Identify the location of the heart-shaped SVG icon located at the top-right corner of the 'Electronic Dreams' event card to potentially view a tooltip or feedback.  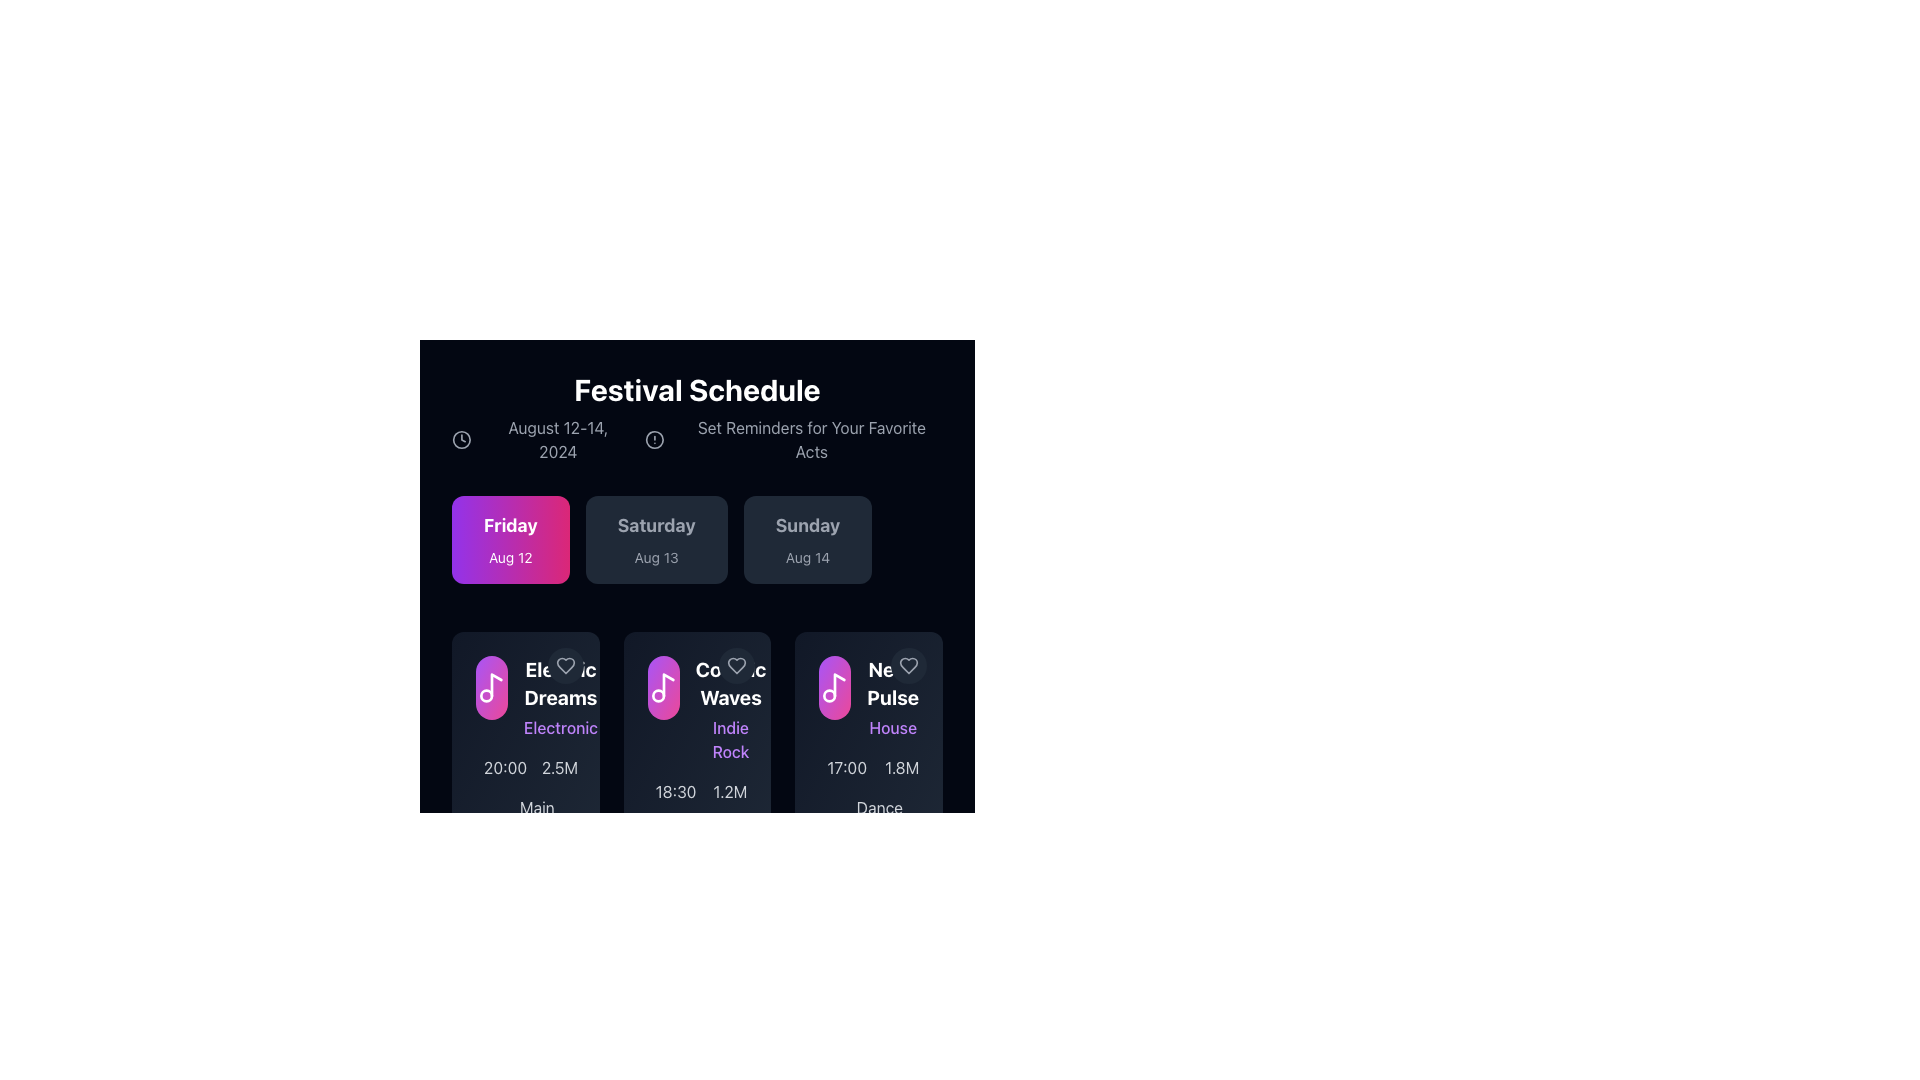
(736, 666).